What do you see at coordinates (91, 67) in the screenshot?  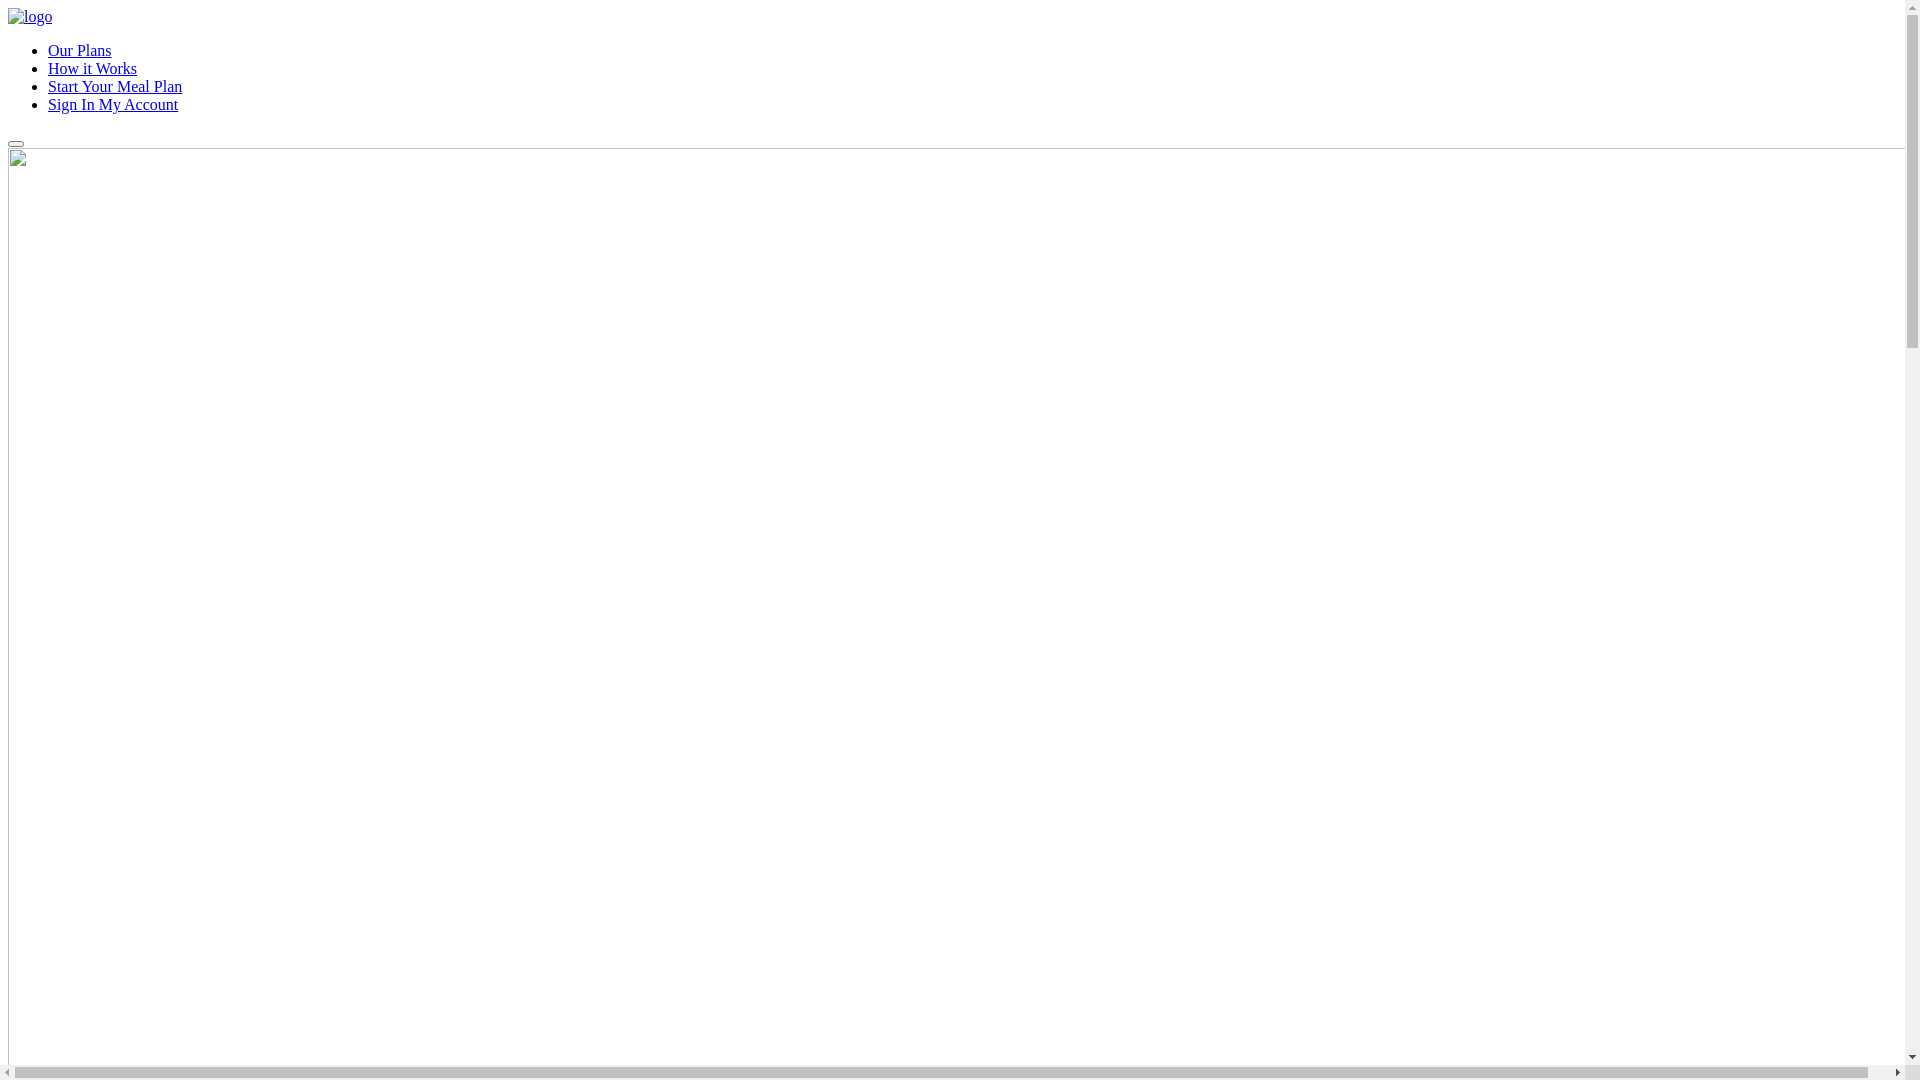 I see `'How it Works'` at bounding box center [91, 67].